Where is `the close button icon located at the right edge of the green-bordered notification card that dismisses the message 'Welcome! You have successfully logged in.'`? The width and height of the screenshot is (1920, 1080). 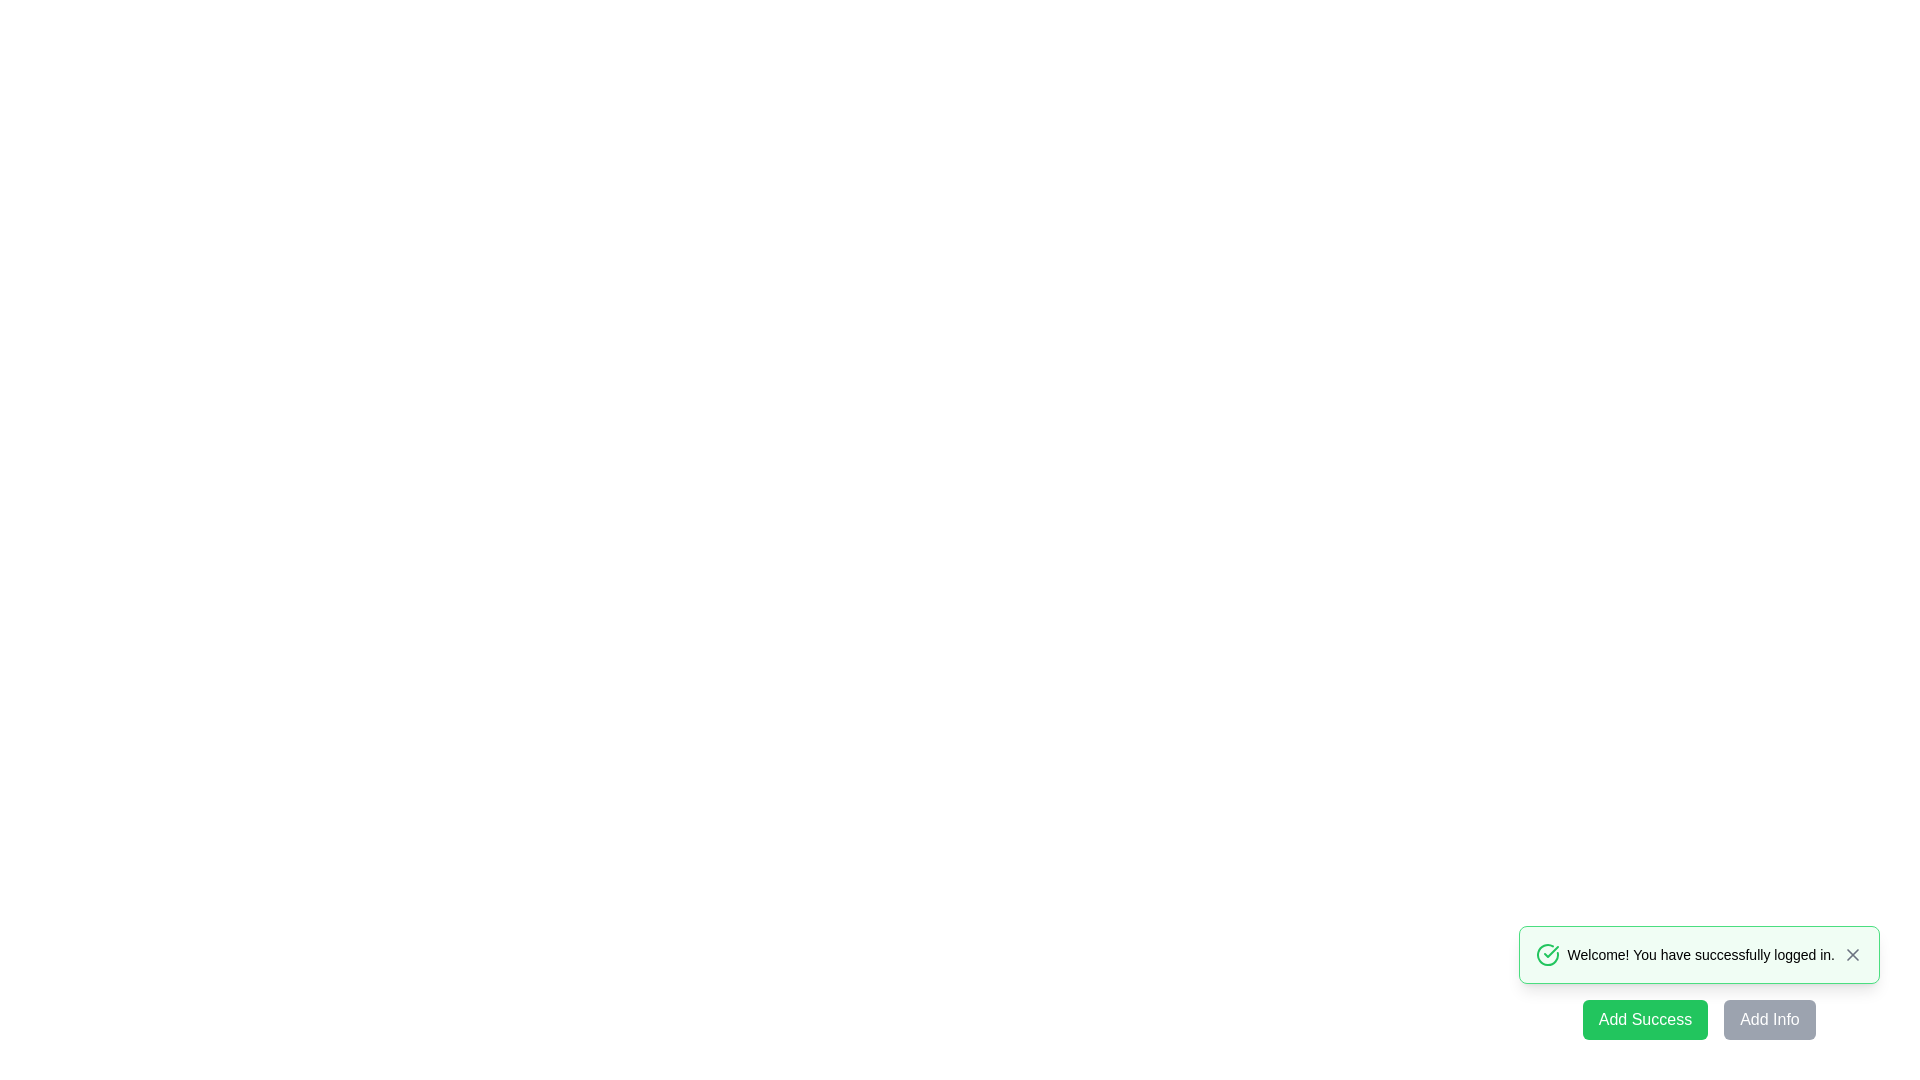
the close button icon located at the right edge of the green-bordered notification card that dismisses the message 'Welcome! You have successfully logged in.' is located at coordinates (1851, 954).